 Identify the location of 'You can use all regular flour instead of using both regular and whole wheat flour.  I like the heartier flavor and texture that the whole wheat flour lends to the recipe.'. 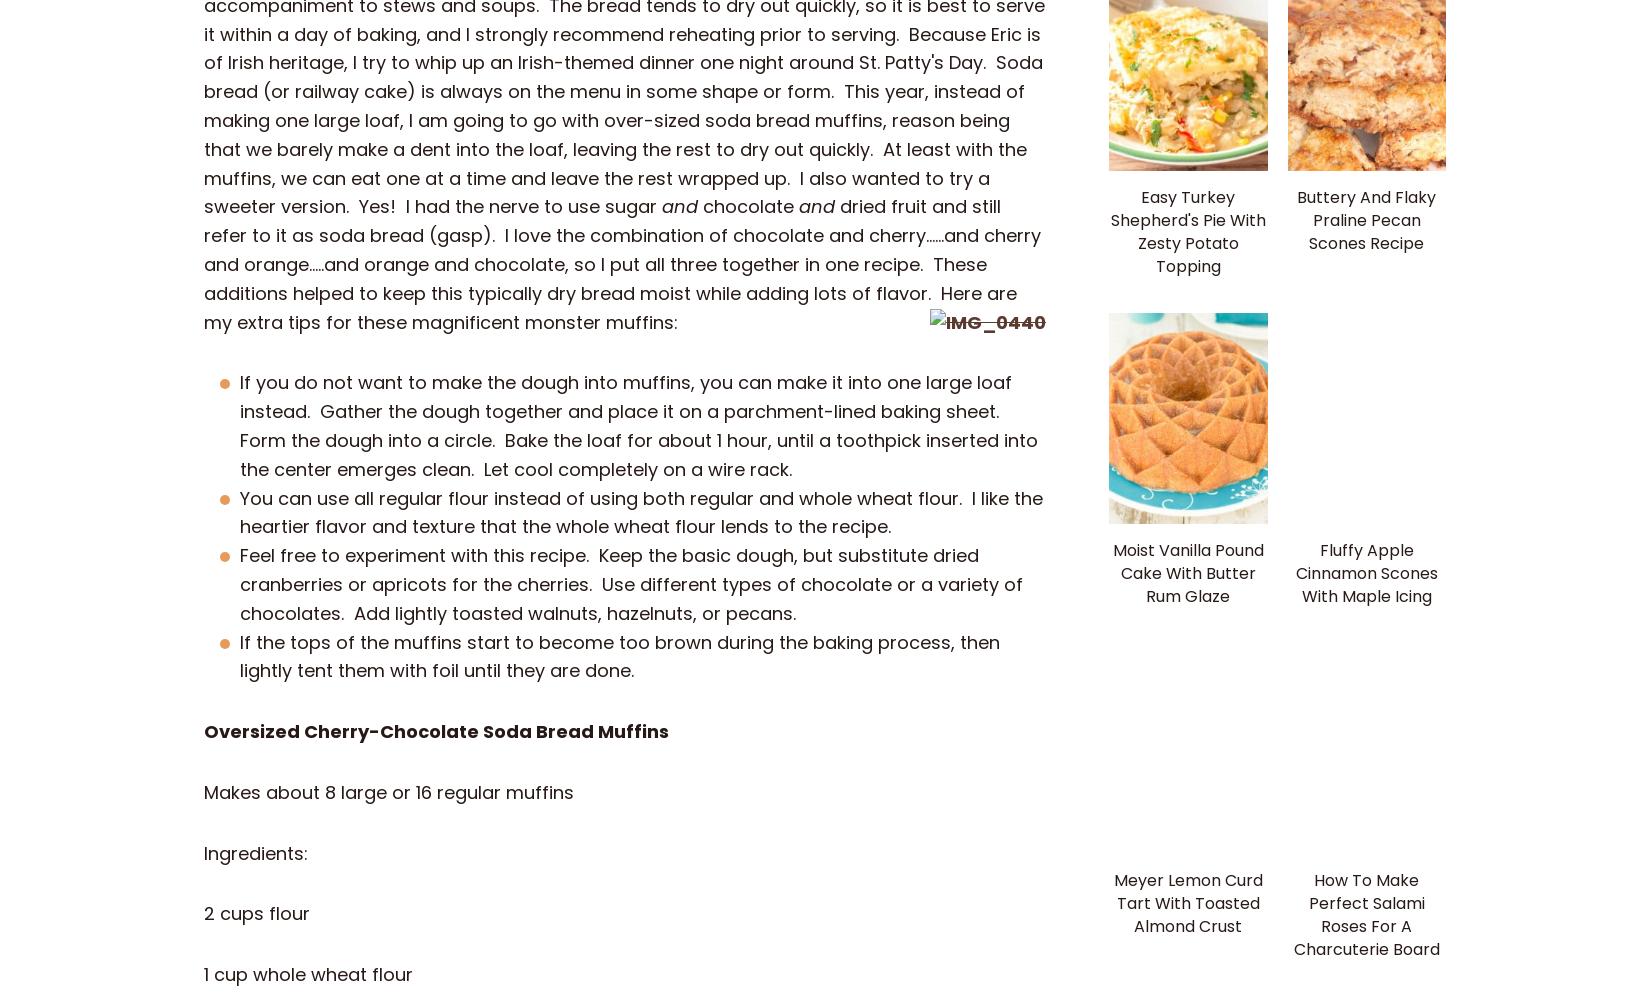
(640, 511).